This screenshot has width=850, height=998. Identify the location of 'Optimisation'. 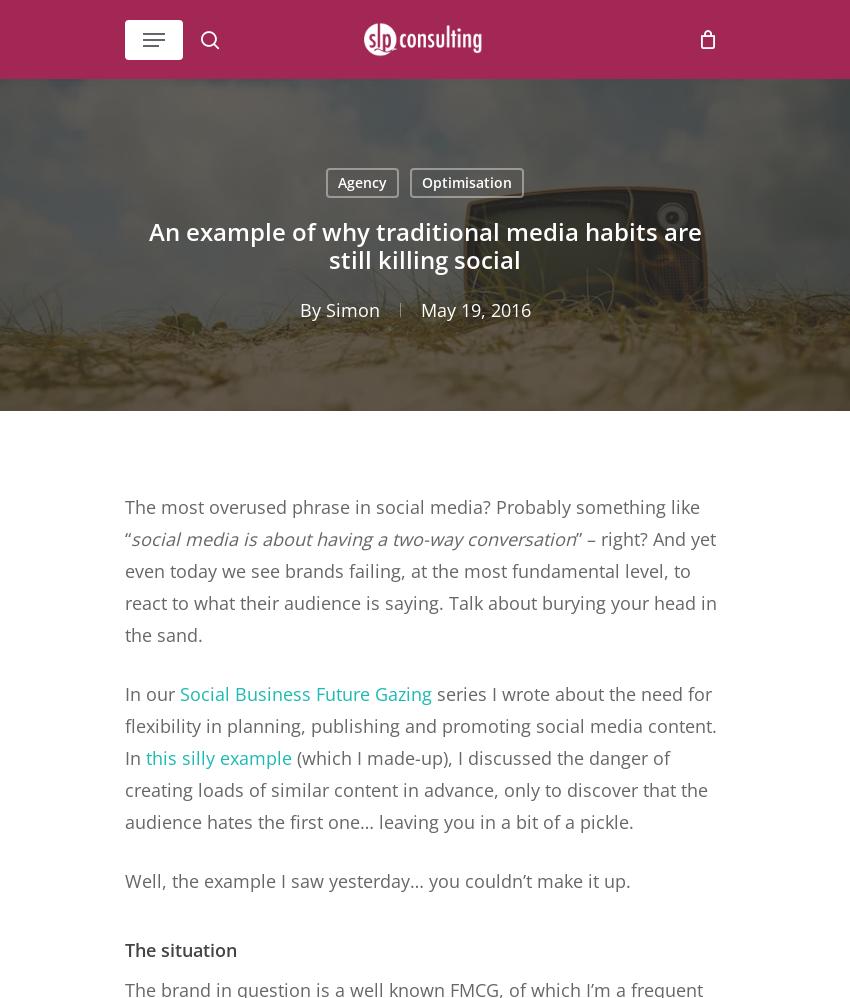
(464, 181).